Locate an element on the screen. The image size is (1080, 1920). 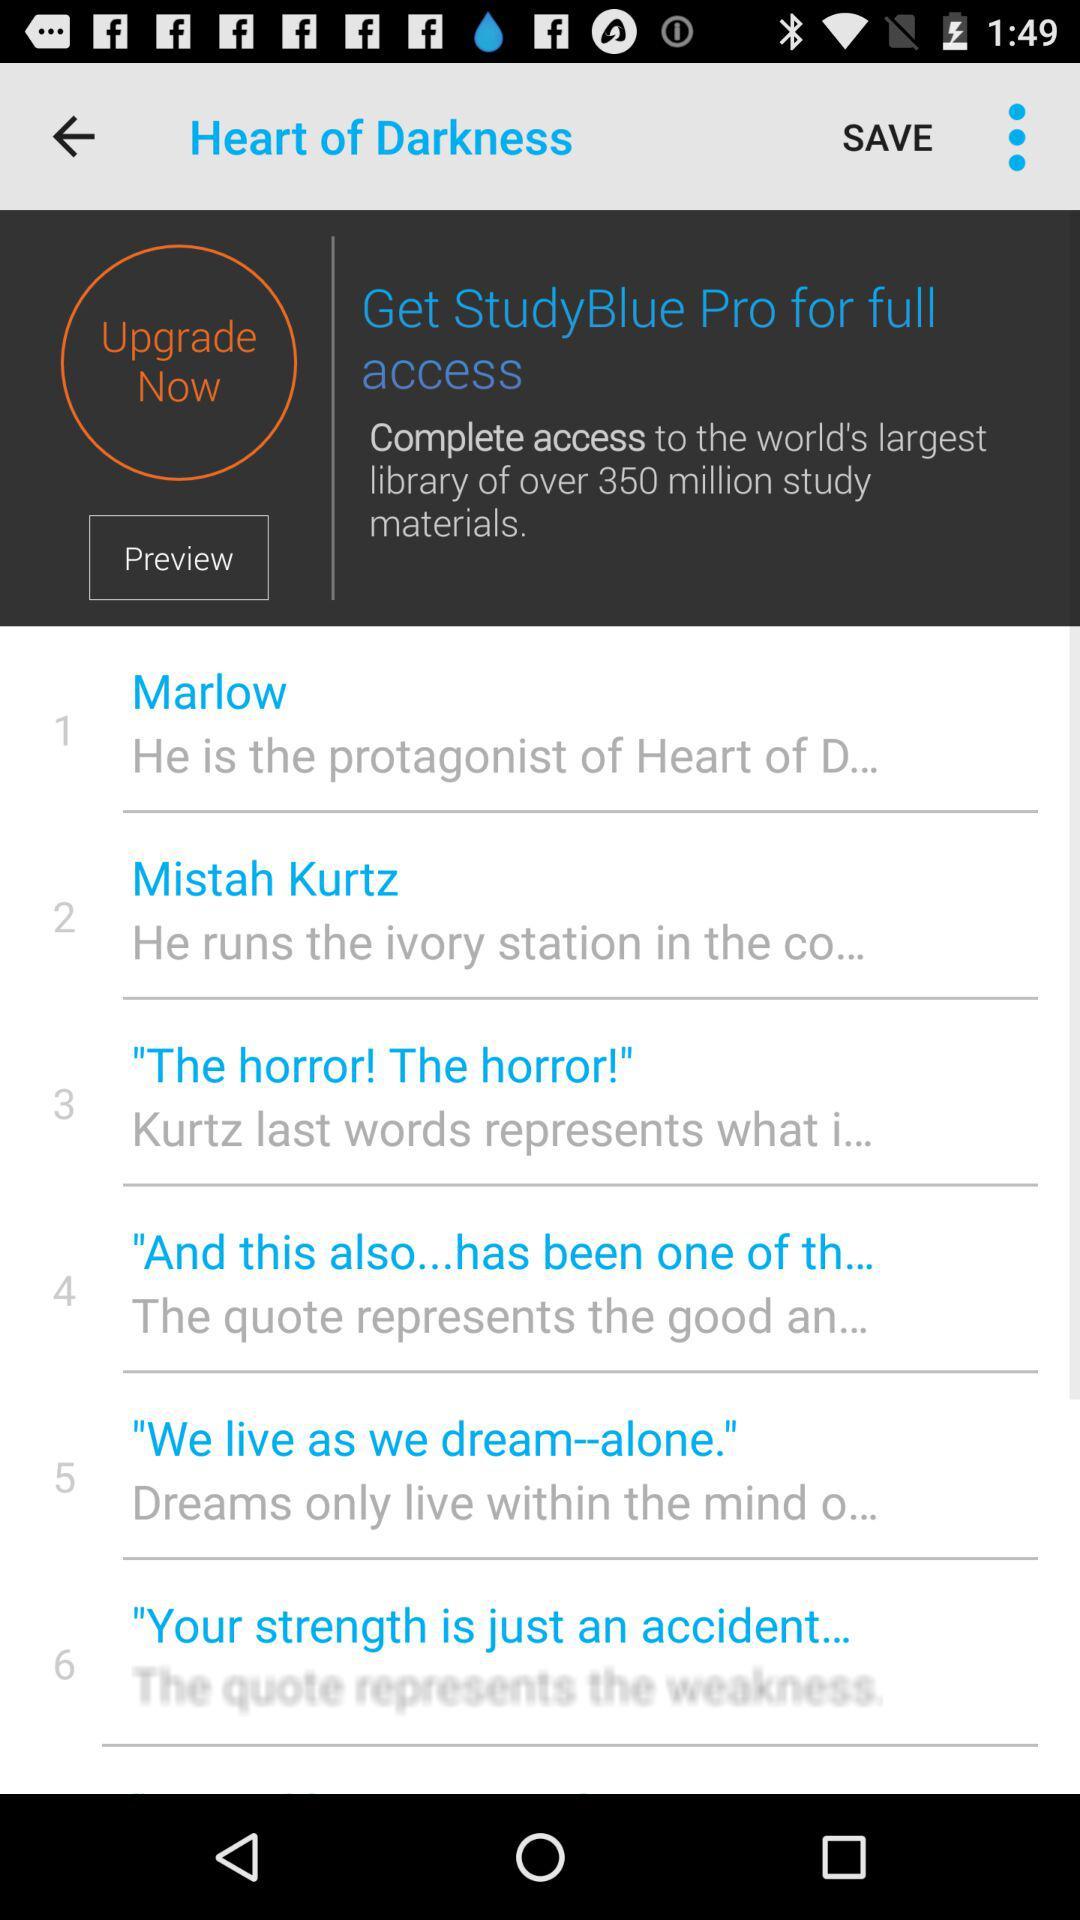
item above 6 is located at coordinates (63, 1476).